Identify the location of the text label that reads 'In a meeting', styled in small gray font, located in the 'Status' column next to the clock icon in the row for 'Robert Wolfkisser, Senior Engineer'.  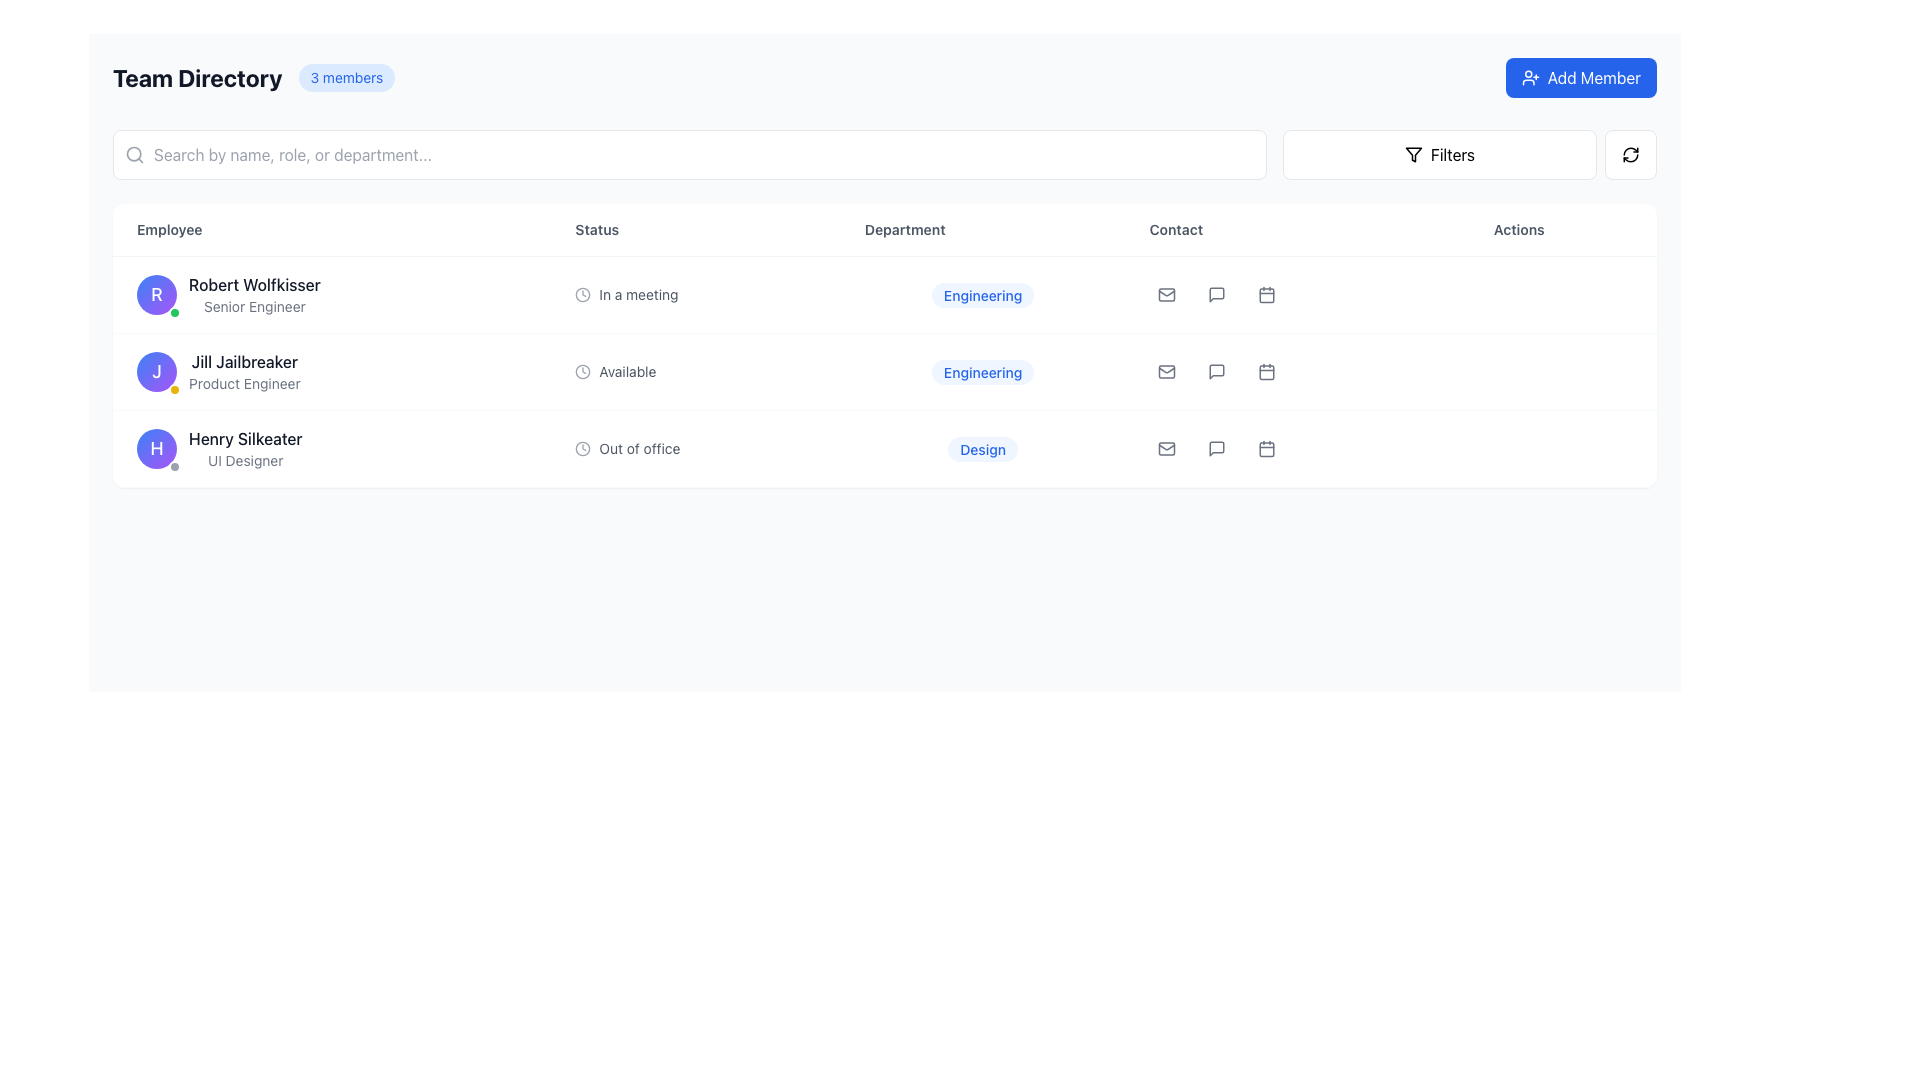
(637, 294).